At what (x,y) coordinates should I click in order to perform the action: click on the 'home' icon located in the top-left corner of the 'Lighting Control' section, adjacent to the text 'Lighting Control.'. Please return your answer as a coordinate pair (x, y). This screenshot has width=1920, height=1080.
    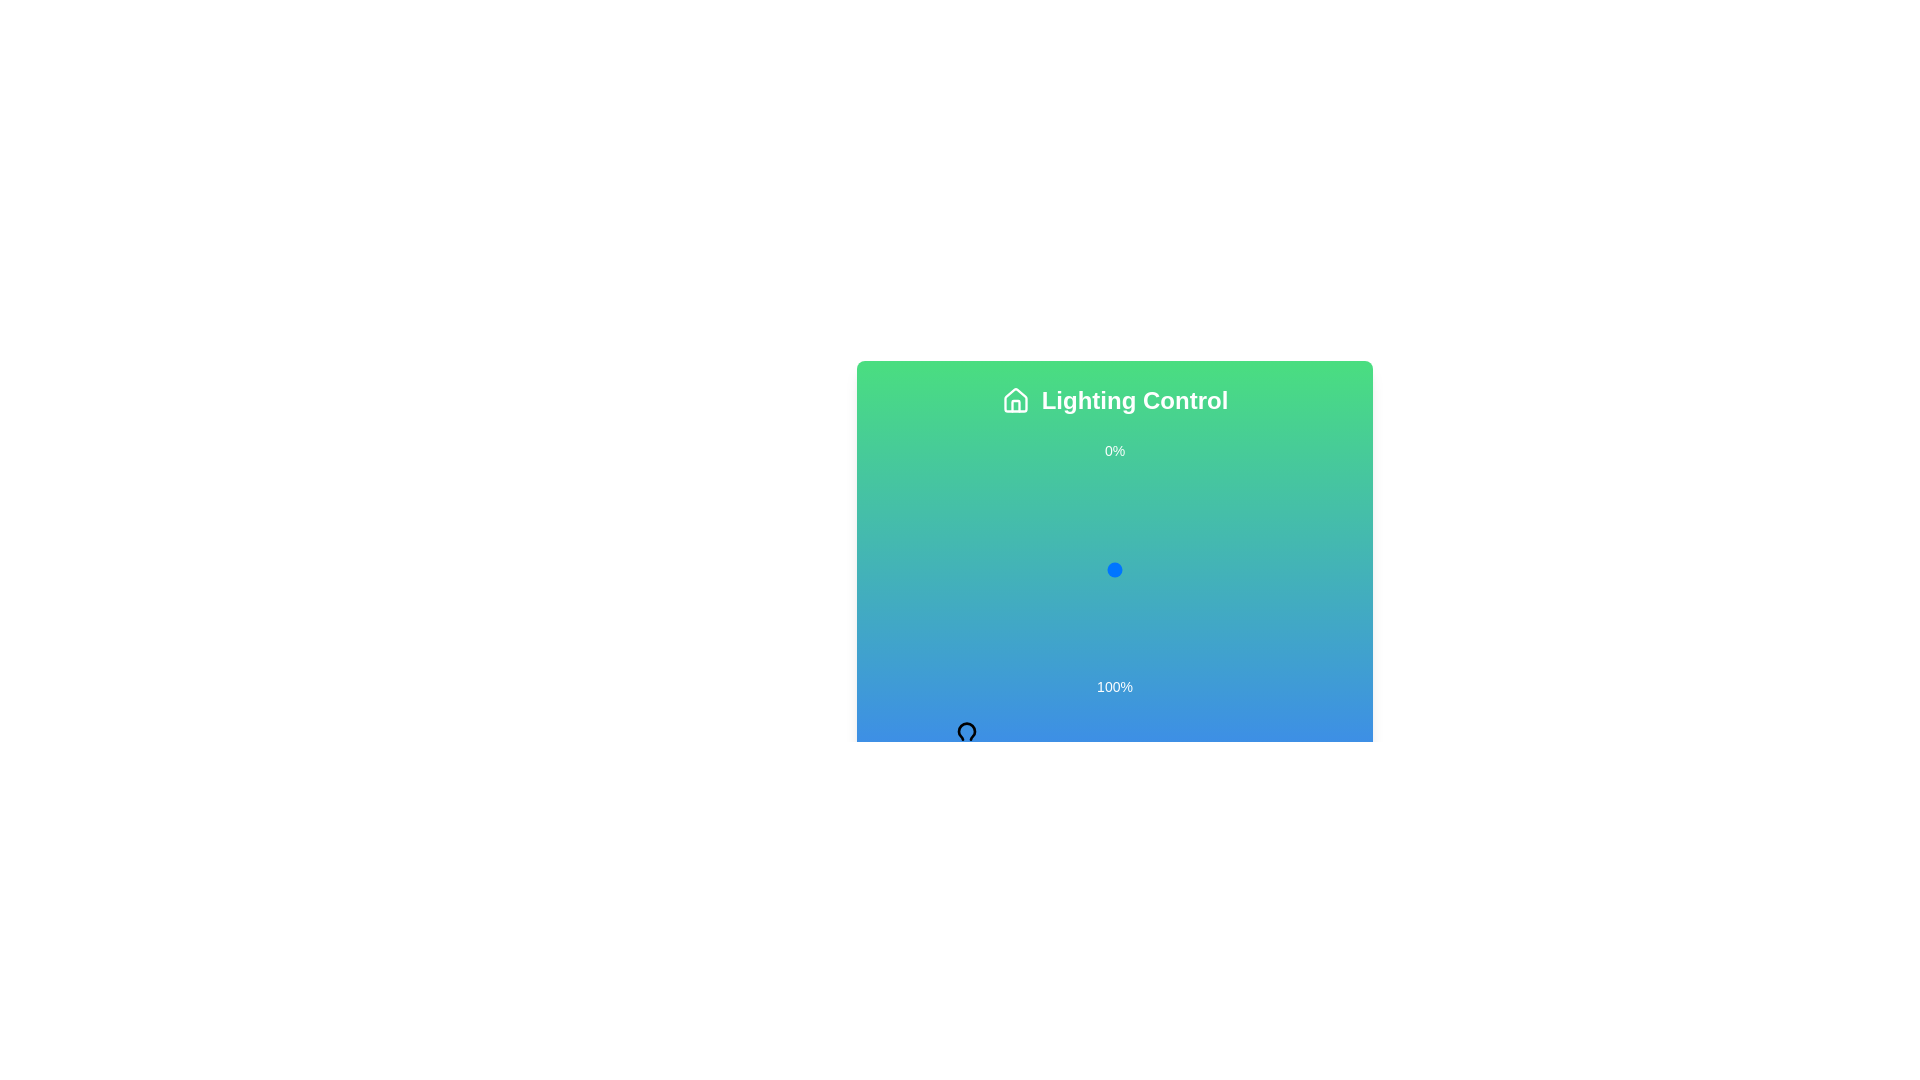
    Looking at the image, I should click on (1015, 401).